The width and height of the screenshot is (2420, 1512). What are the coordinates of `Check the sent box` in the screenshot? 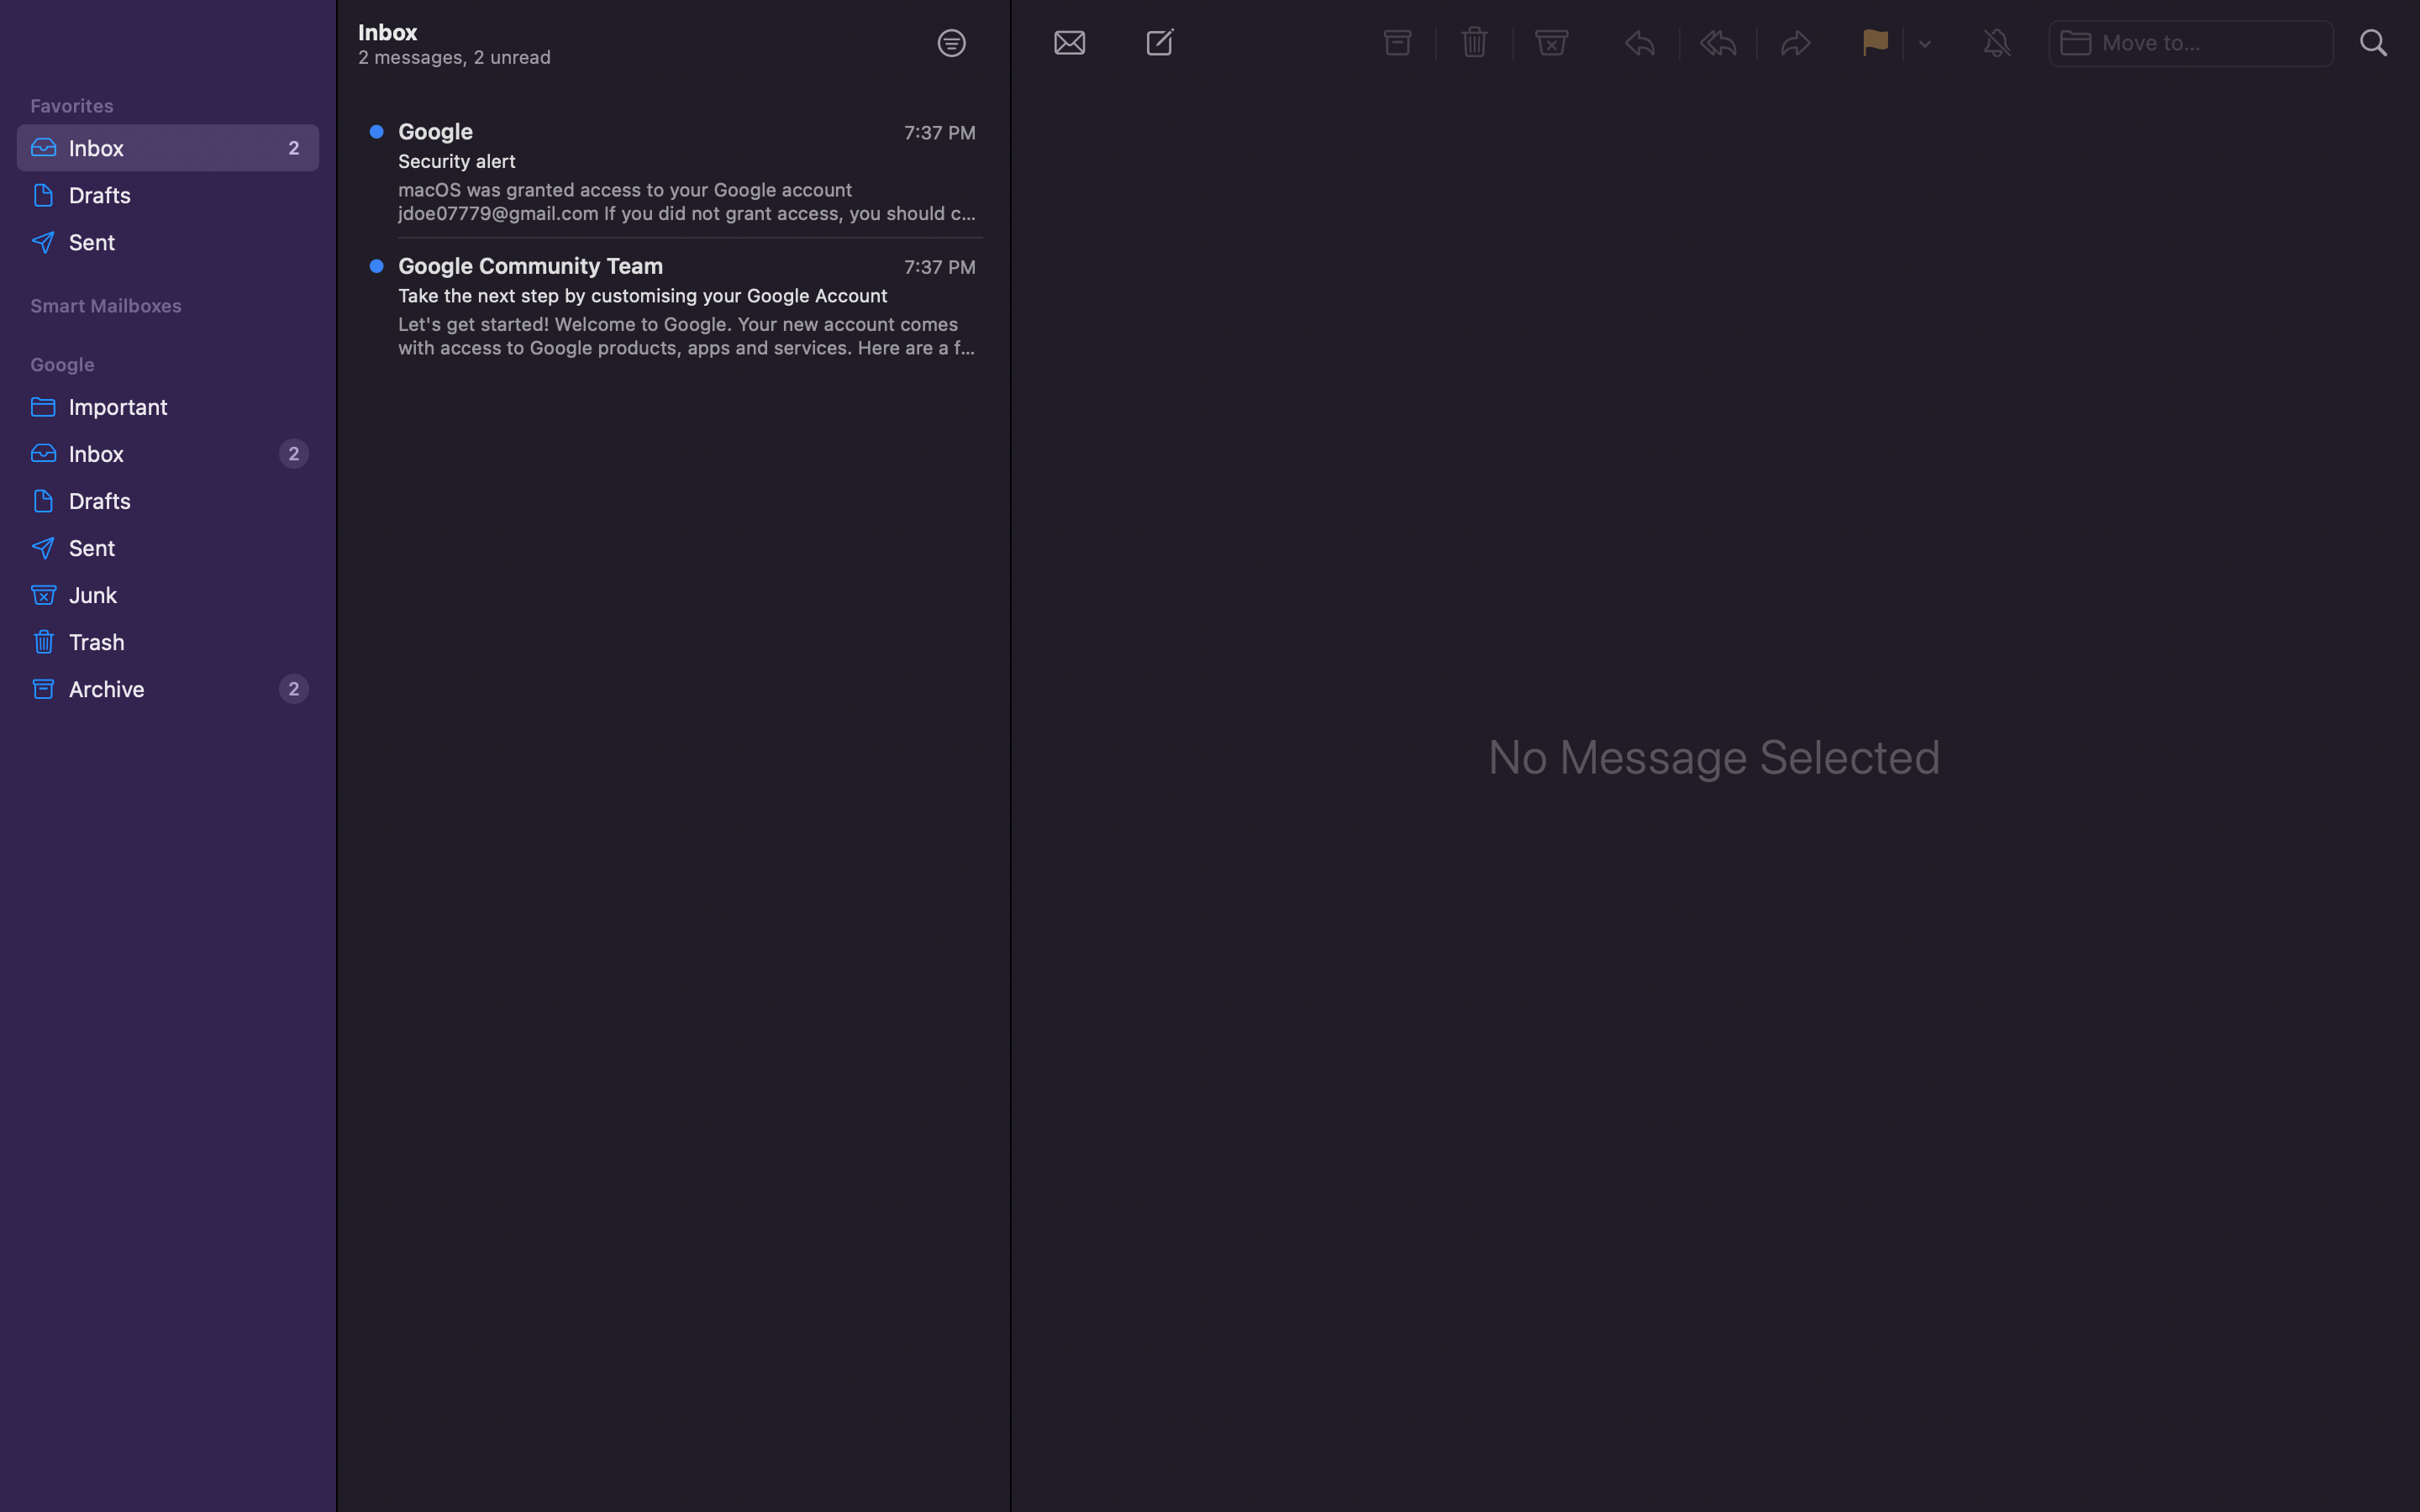 It's located at (169, 548).